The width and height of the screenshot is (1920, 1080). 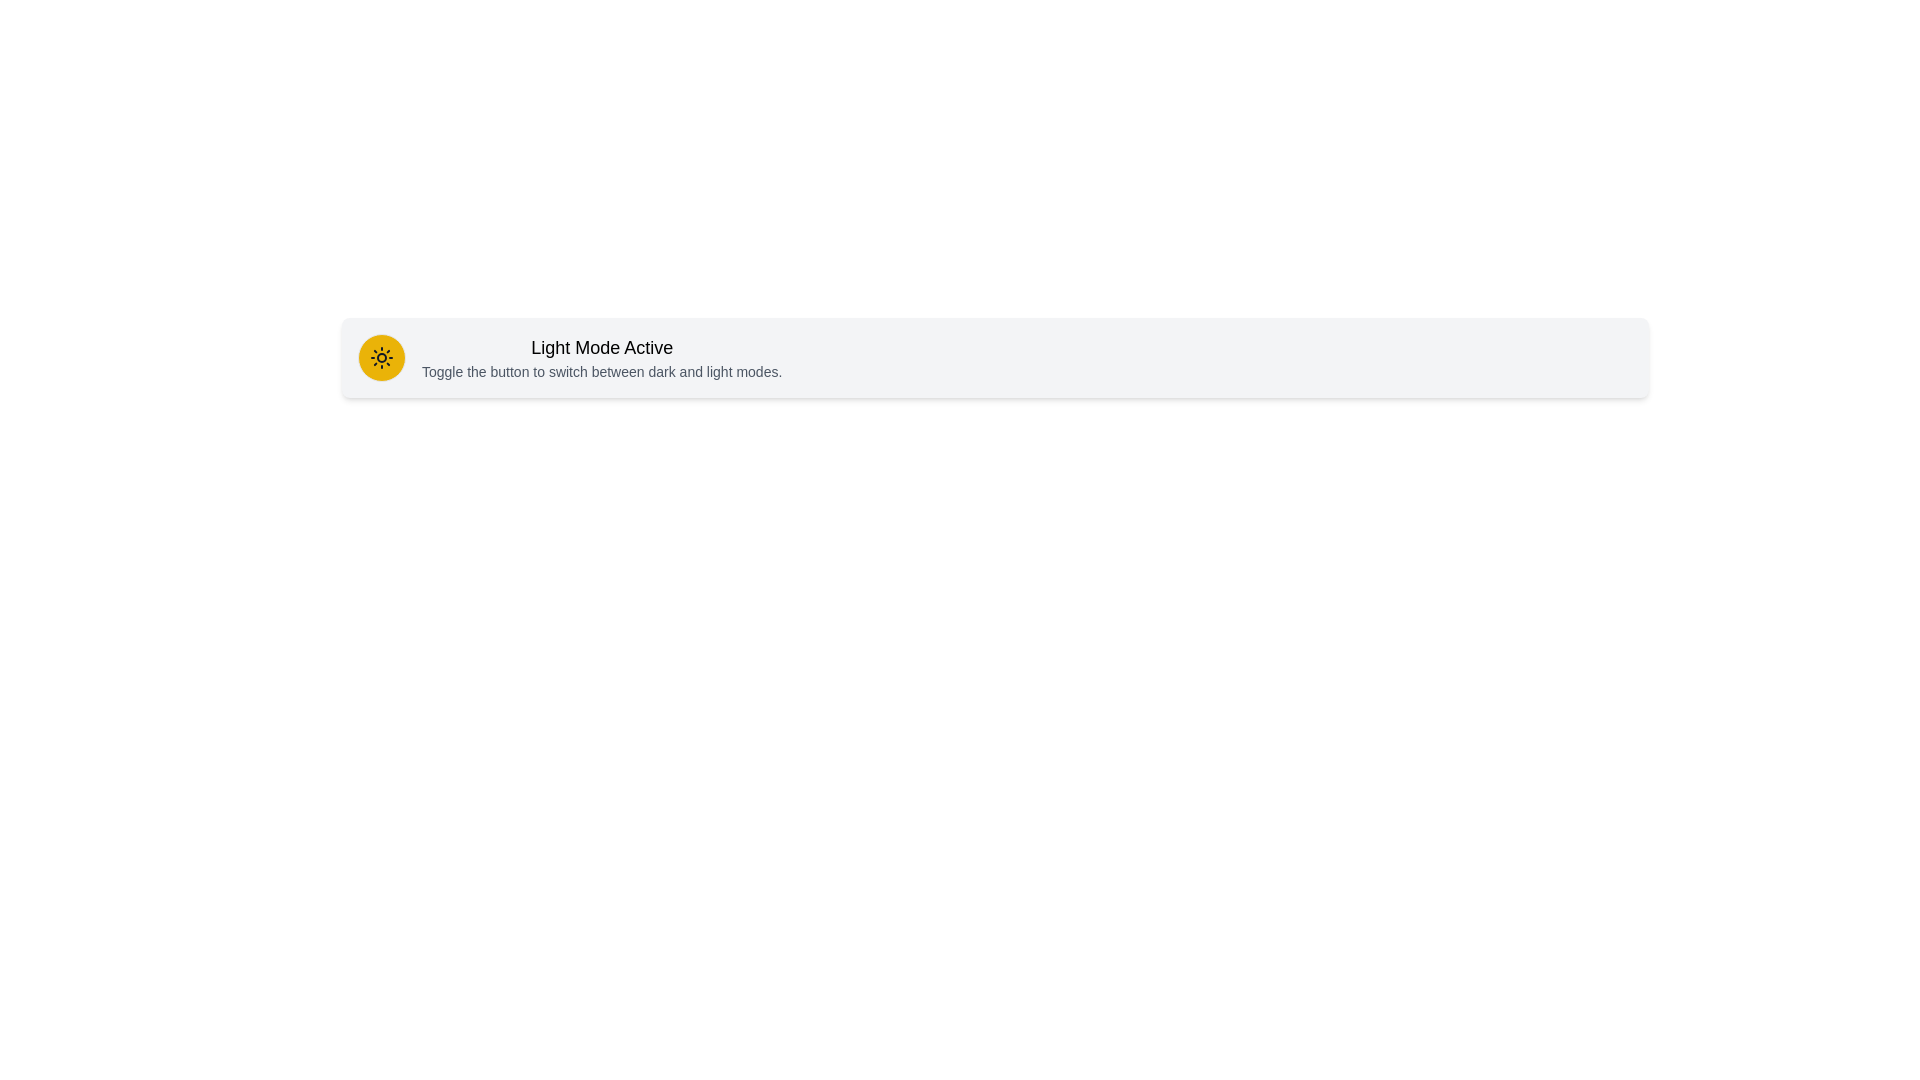 I want to click on the Text Label that states 'Light Mode Active' with the description 'Toggle the button to switch between dark and light modes.', so click(x=601, y=357).